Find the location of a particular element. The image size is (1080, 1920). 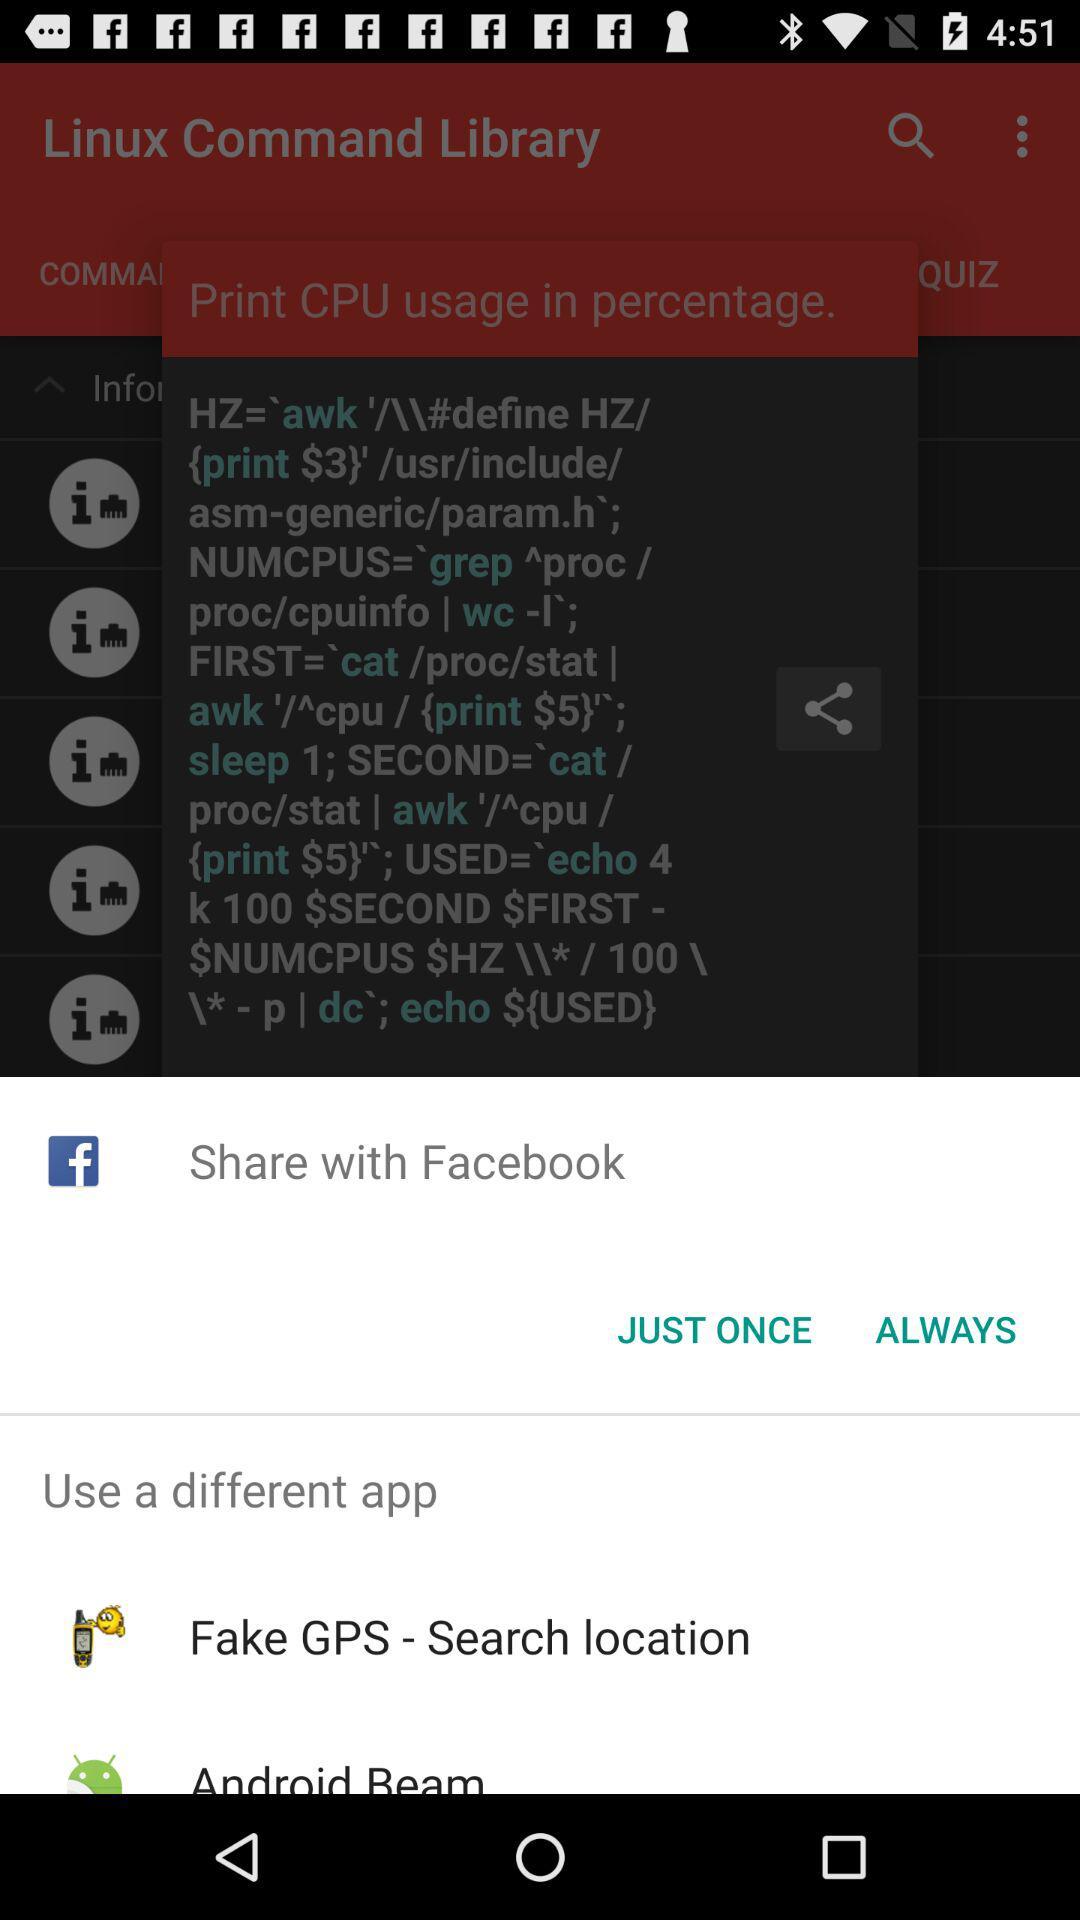

android beam icon is located at coordinates (336, 1772).